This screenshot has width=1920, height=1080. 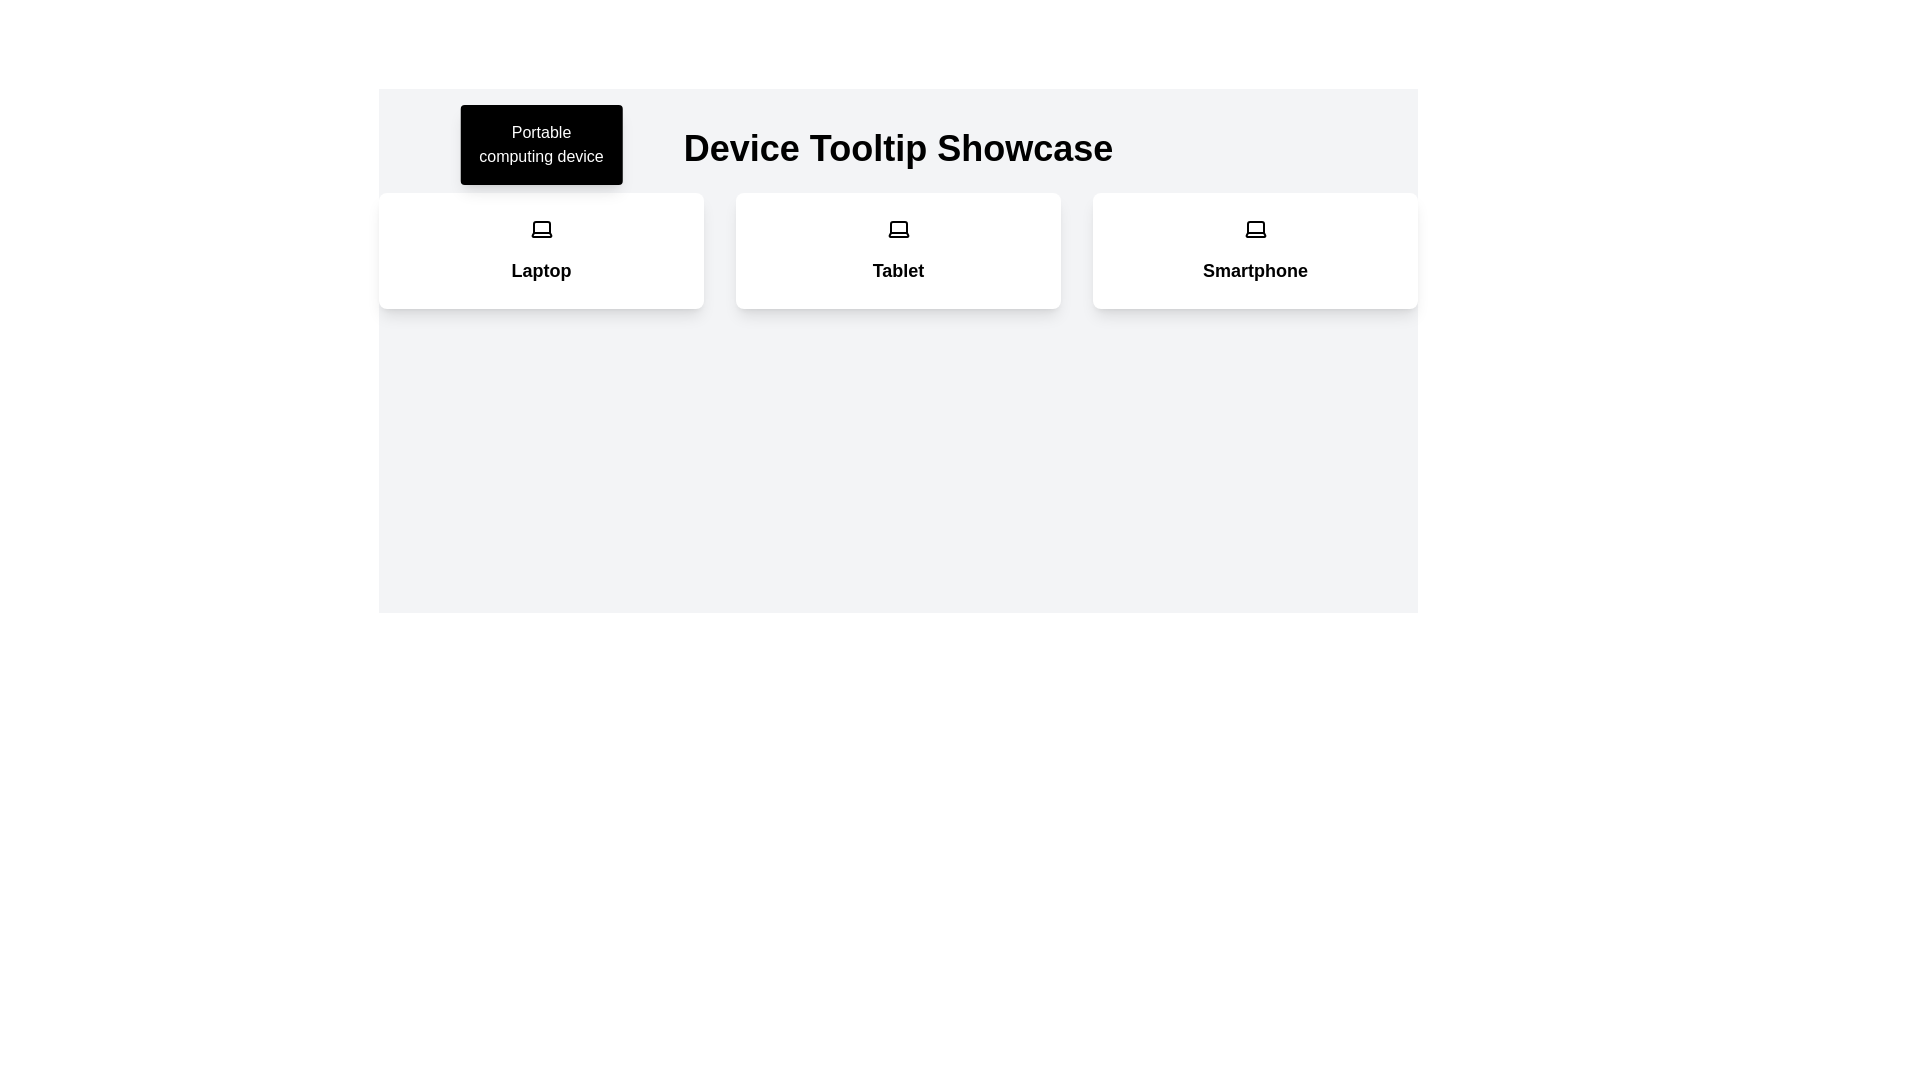 What do you see at coordinates (541, 249) in the screenshot?
I see `the laptop card in the top-left section of the three-column grid layout` at bounding box center [541, 249].